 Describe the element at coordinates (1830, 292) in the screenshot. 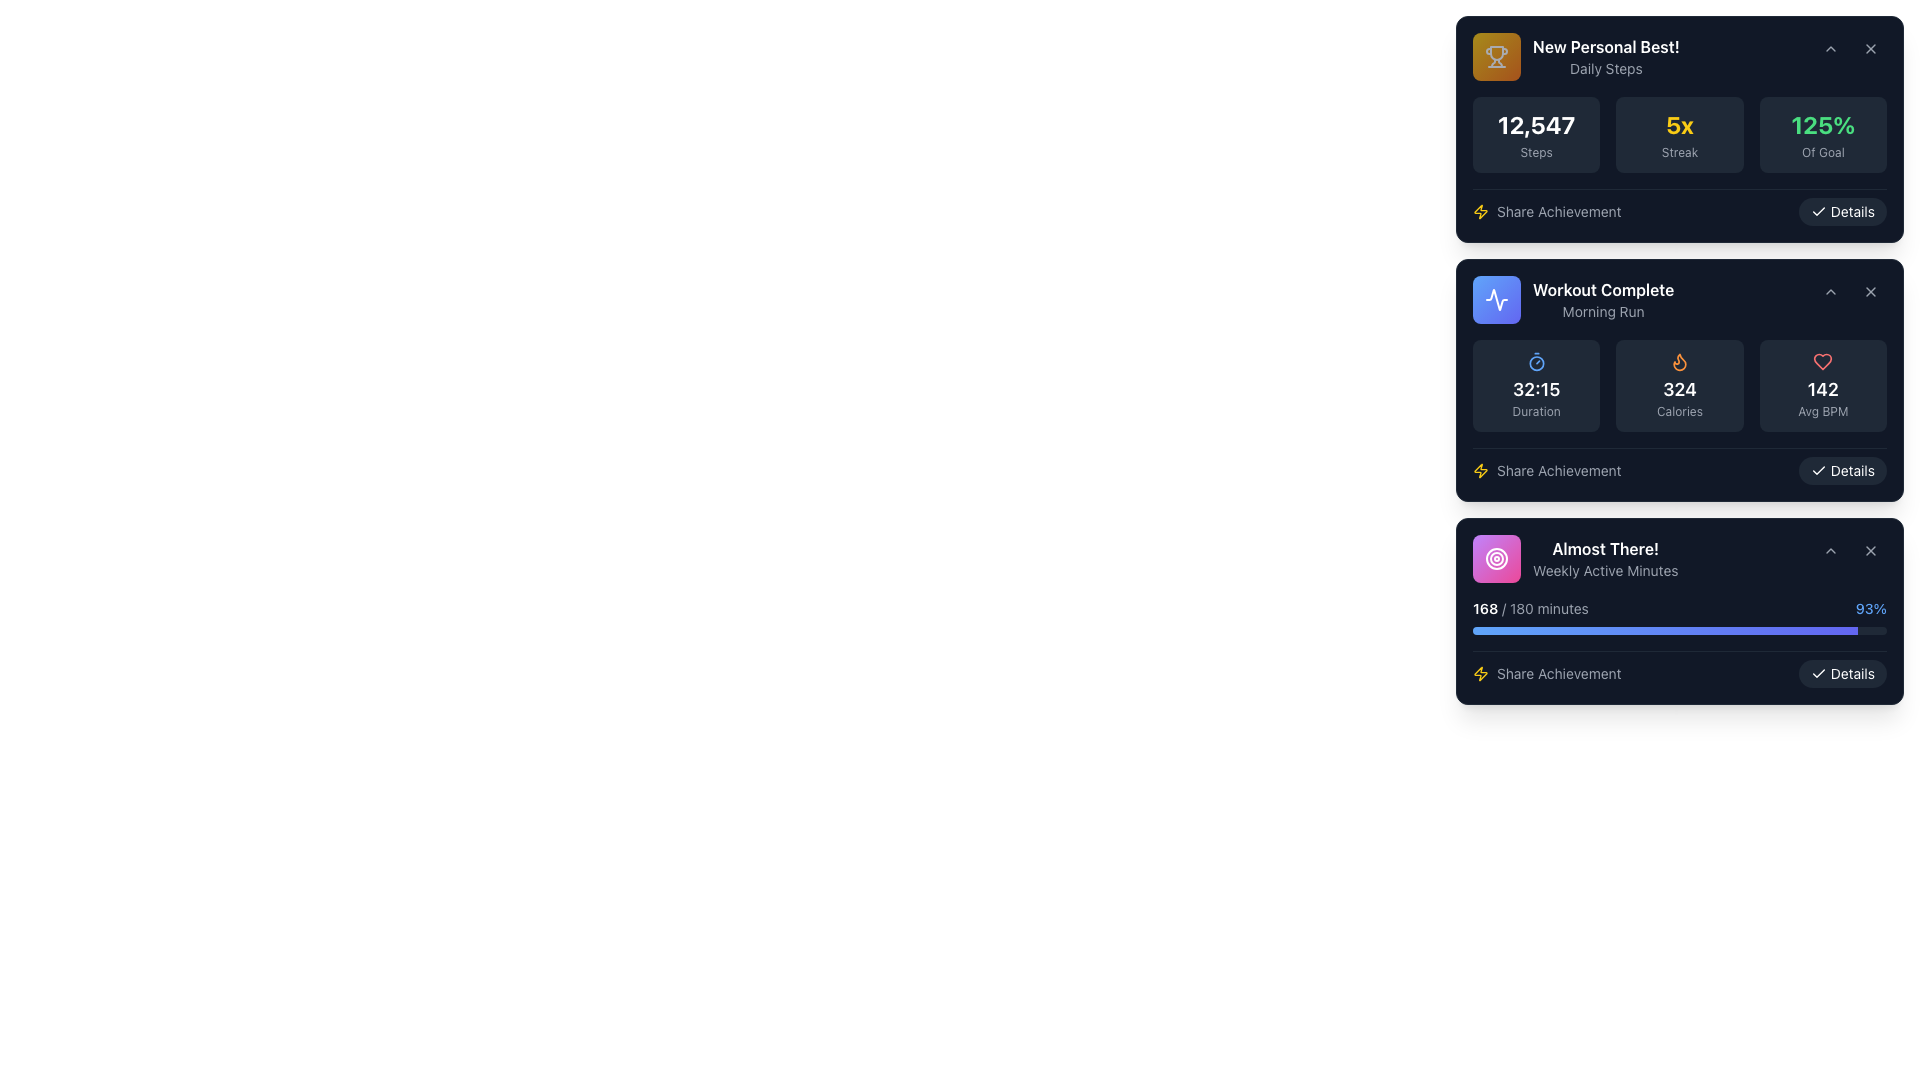

I see `the chevron icon button in the top-right corner of the 'Workout Complete' card` at that location.